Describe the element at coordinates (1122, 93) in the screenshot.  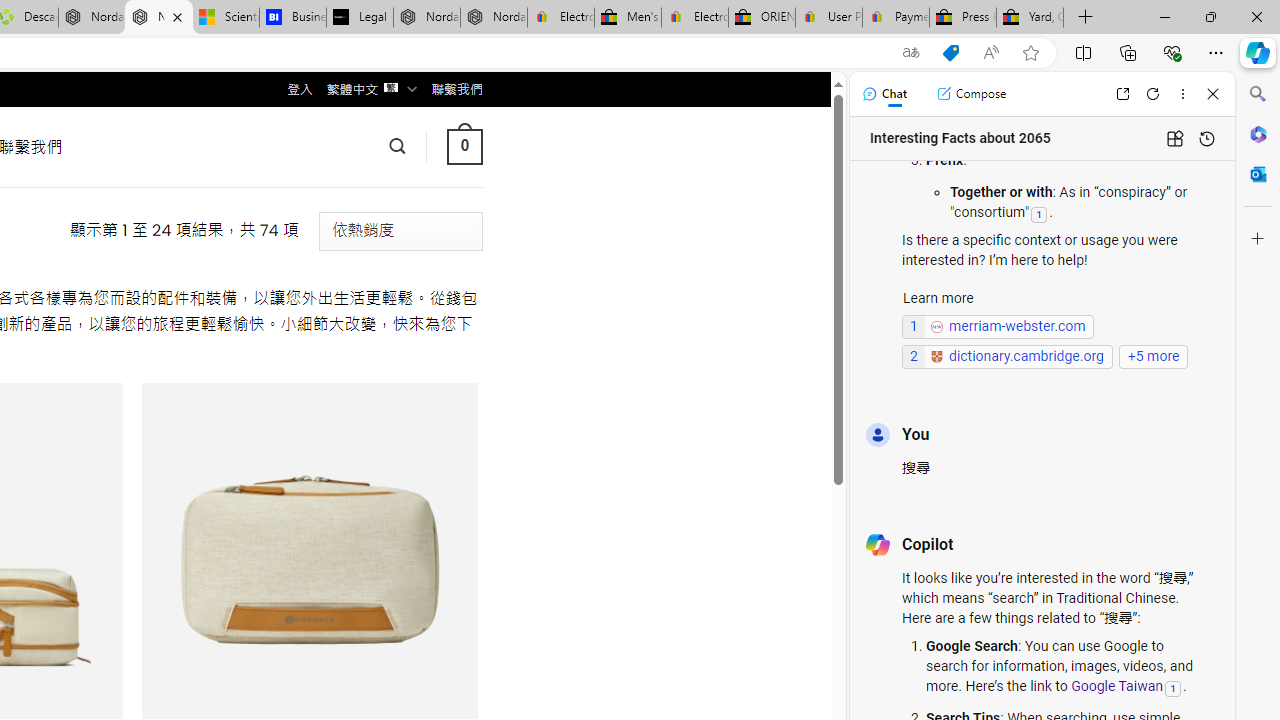
I see `'Open link in new tab'` at that location.